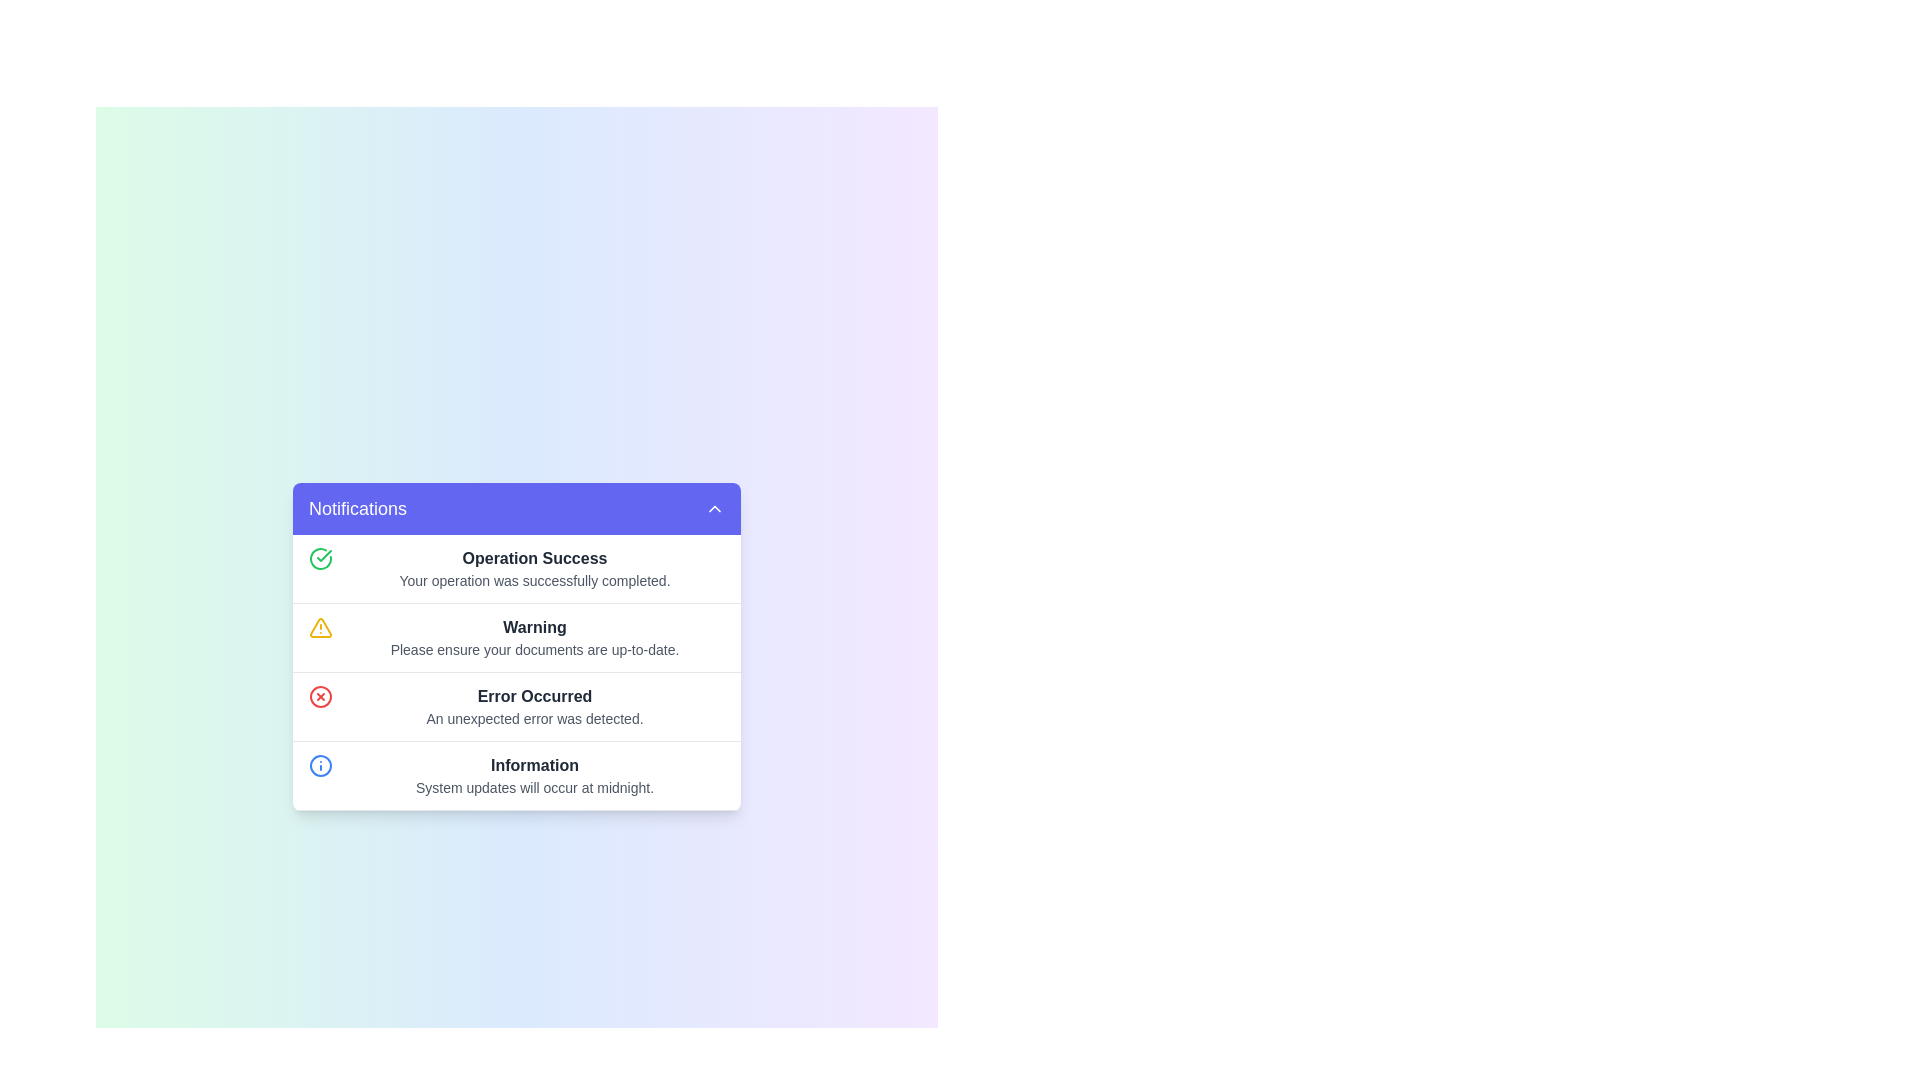 The image size is (1920, 1080). Describe the element at coordinates (534, 627) in the screenshot. I see `the text label that reads 'Warning', which is styled with a bold font and dark gray color, located within the notification panel` at that location.